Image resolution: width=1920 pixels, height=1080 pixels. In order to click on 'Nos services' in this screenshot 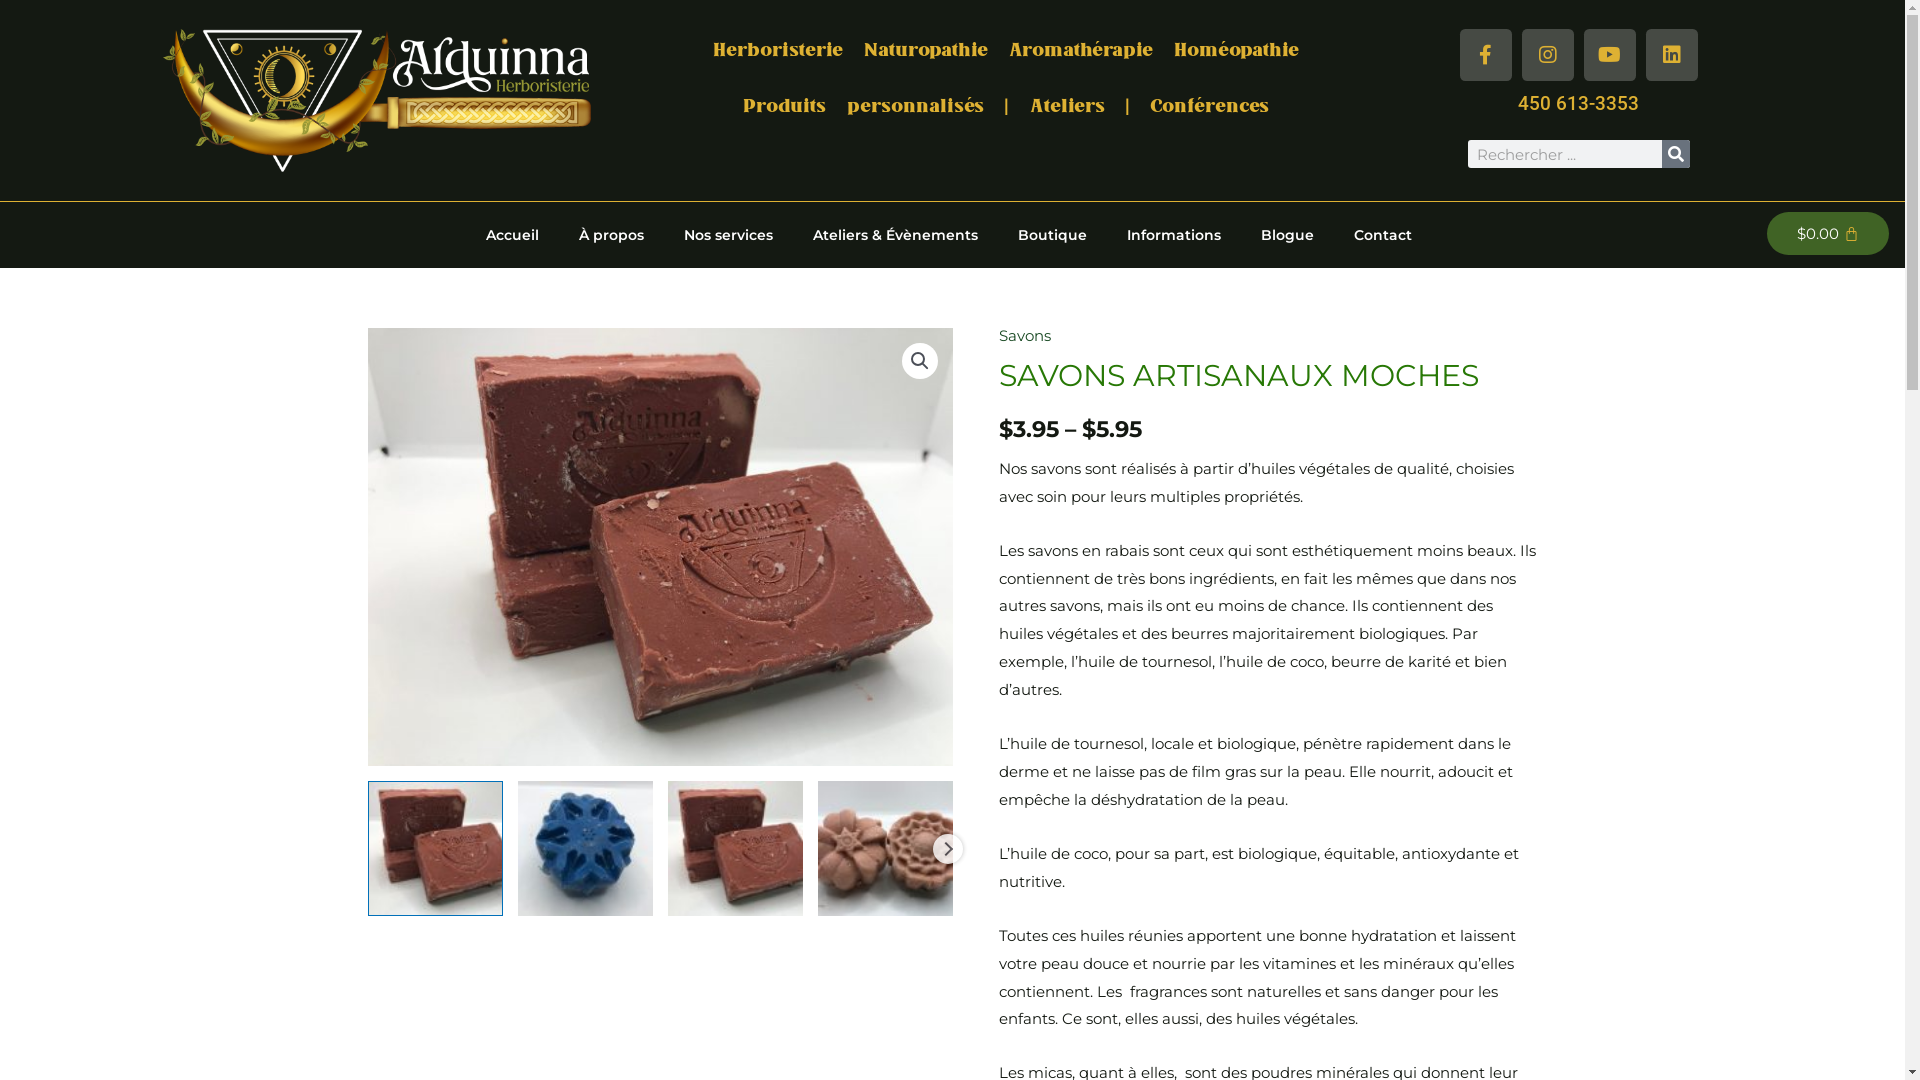, I will do `click(663, 234)`.